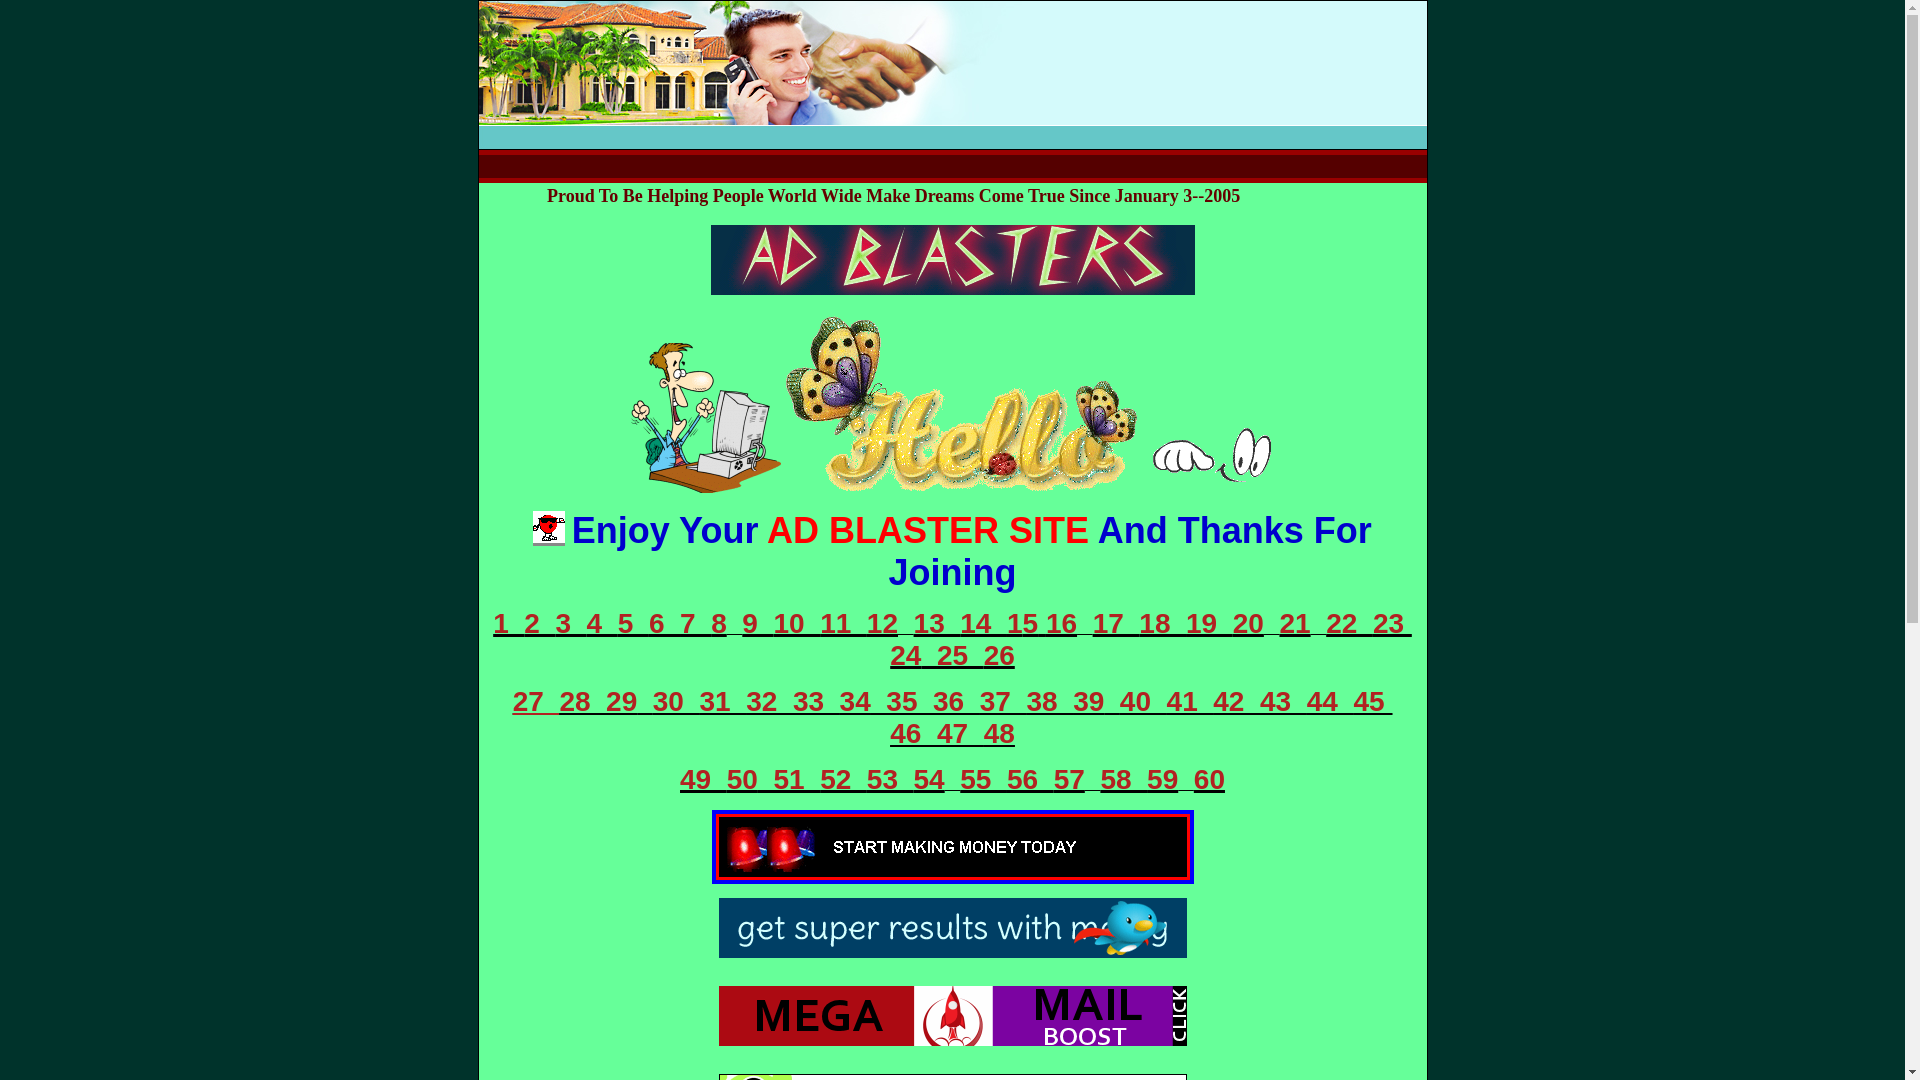 The height and width of the screenshot is (1080, 1920). Describe the element at coordinates (741, 778) in the screenshot. I see `'50'` at that location.